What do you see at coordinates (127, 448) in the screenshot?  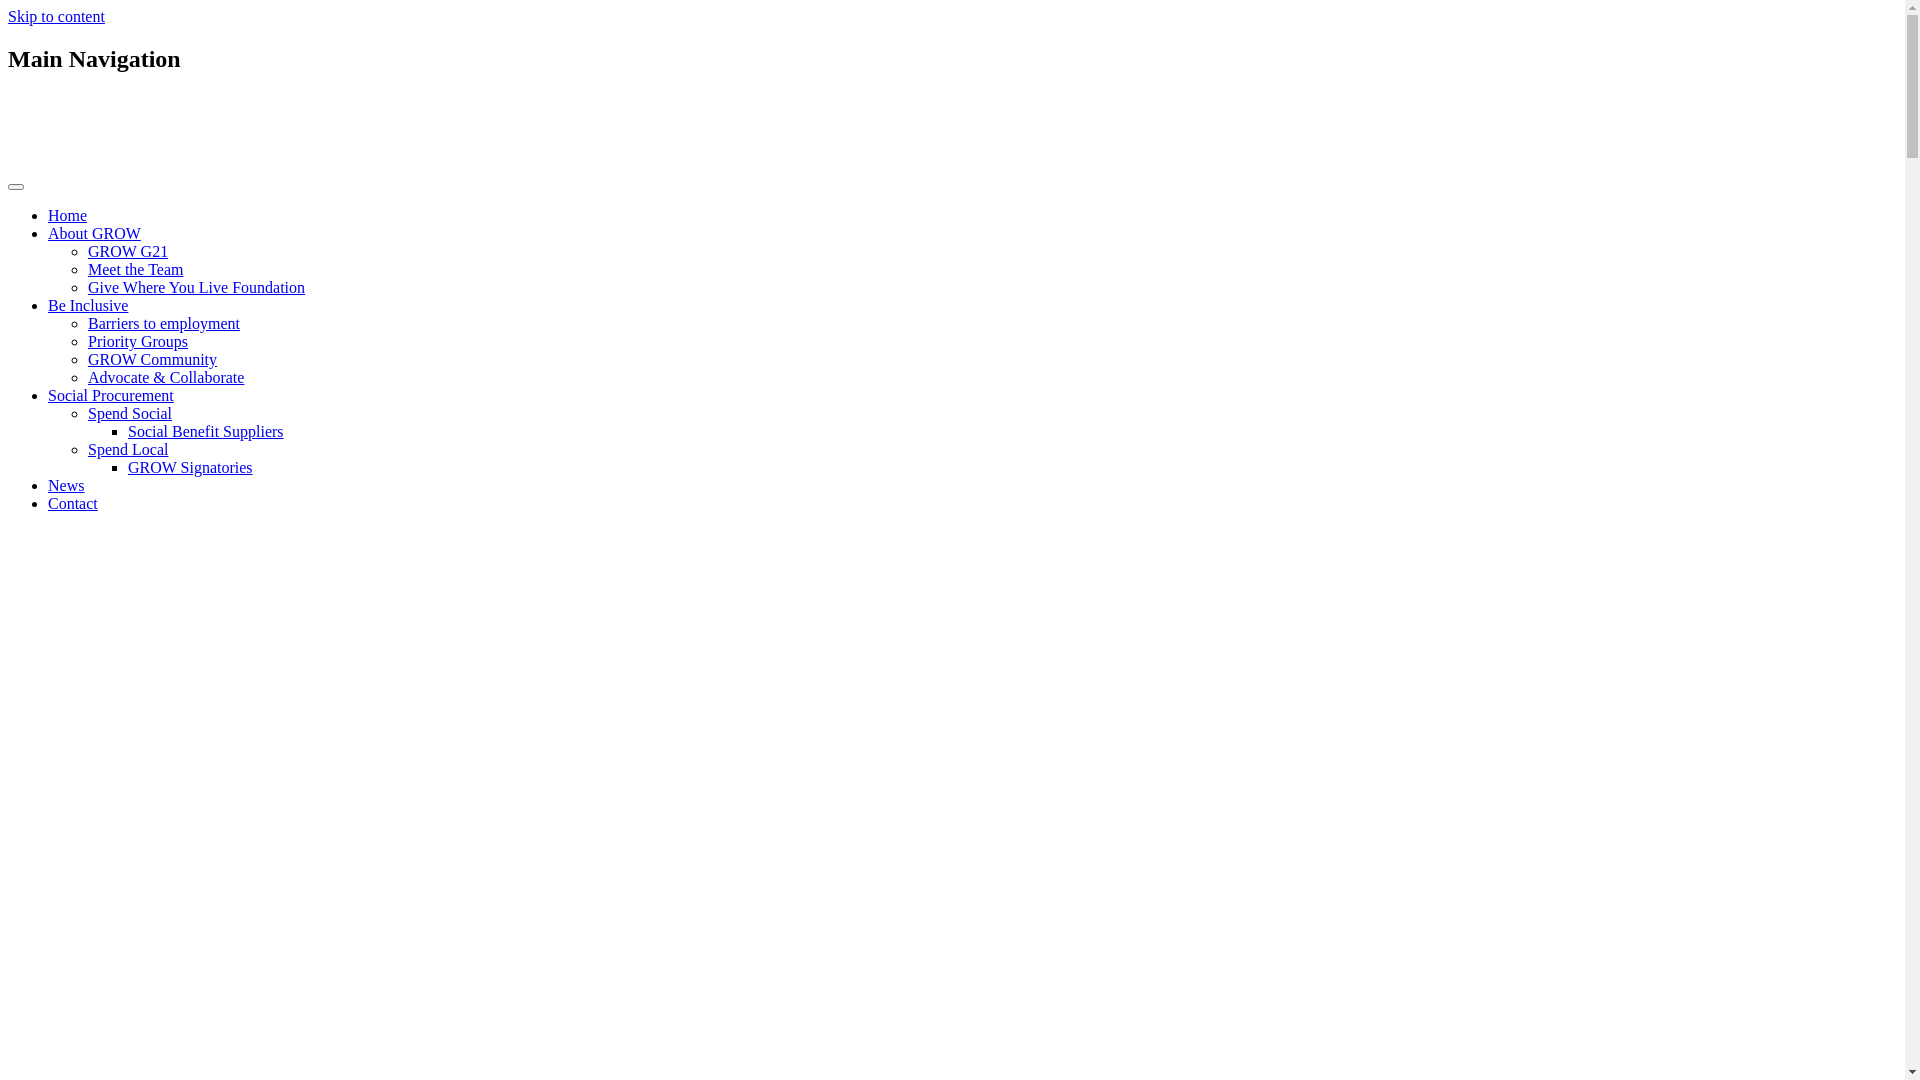 I see `'Spend Local'` at bounding box center [127, 448].